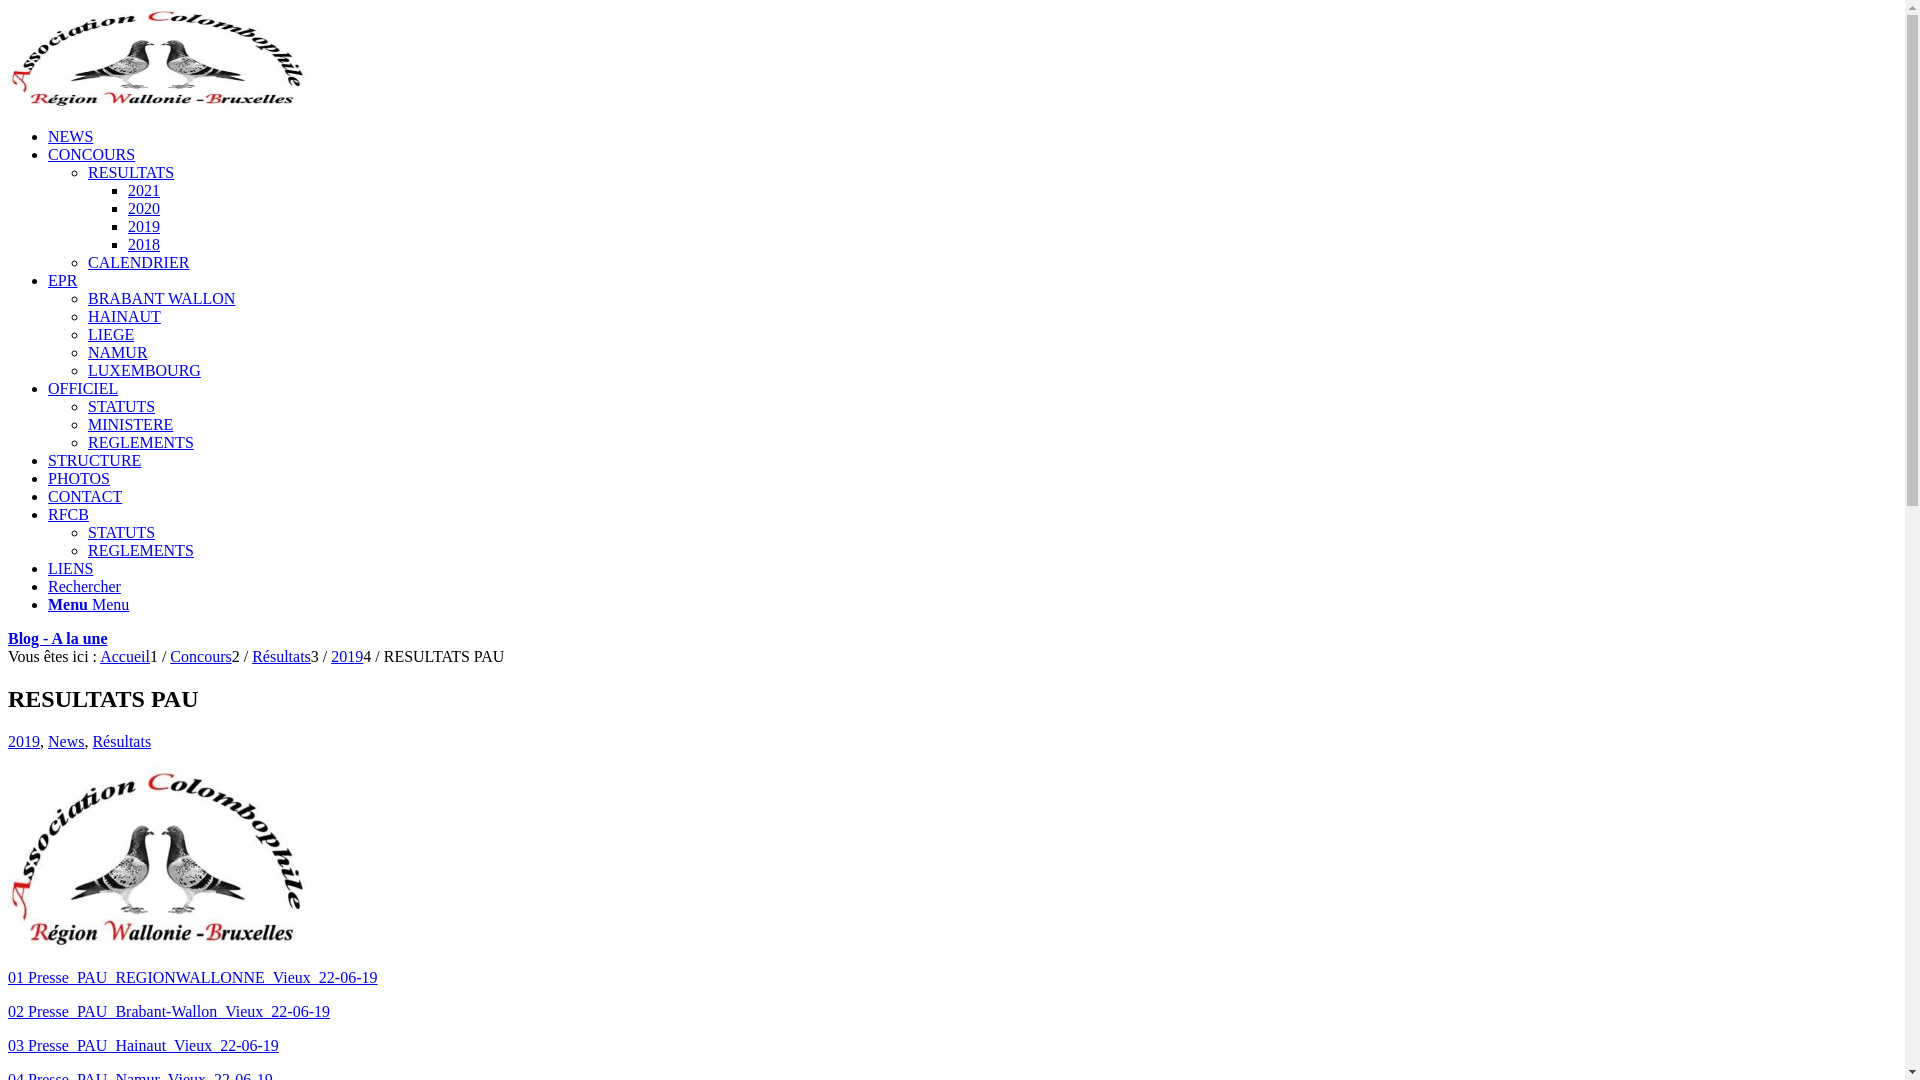 This screenshot has height=1080, width=1920. I want to click on 'MINISTERE', so click(129, 423).